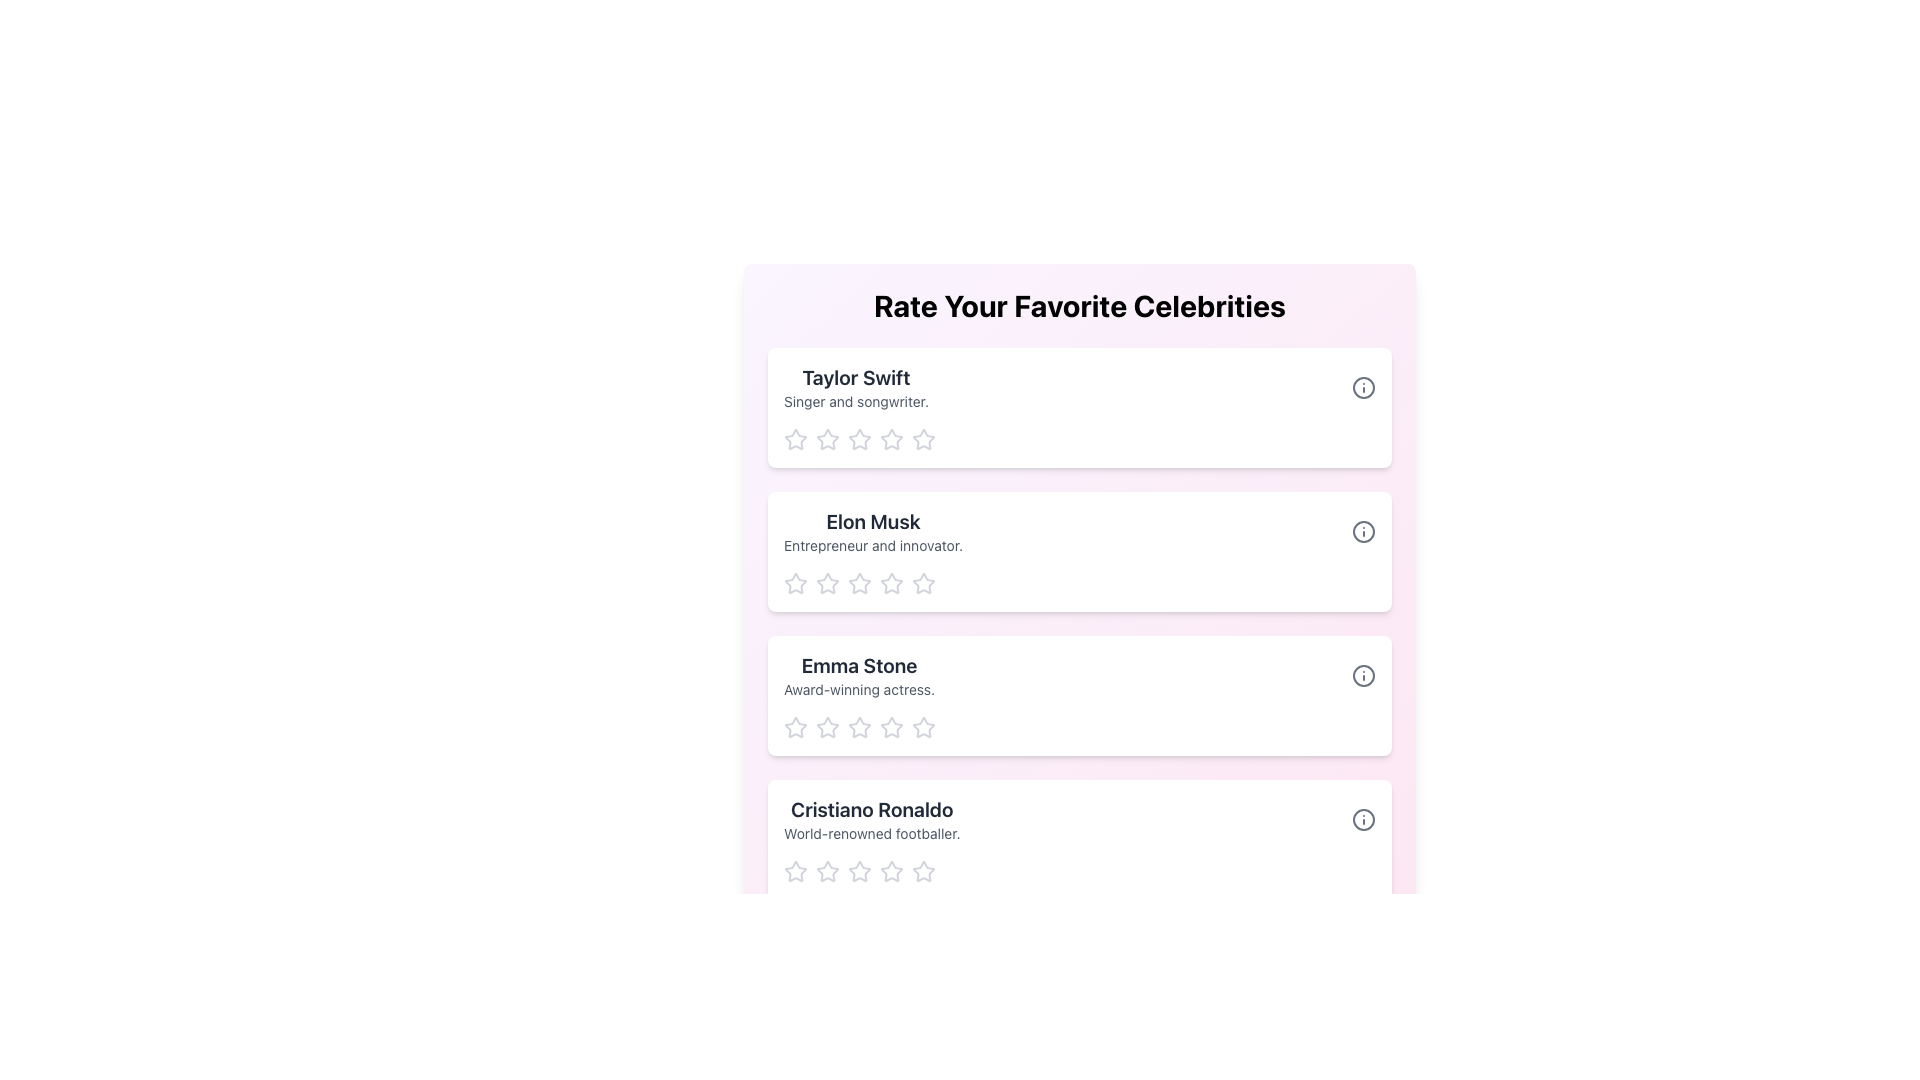 The width and height of the screenshot is (1920, 1080). Describe the element at coordinates (891, 438) in the screenshot. I see `the fourth star icon in the rating section under 'Taylor Swift'` at that location.